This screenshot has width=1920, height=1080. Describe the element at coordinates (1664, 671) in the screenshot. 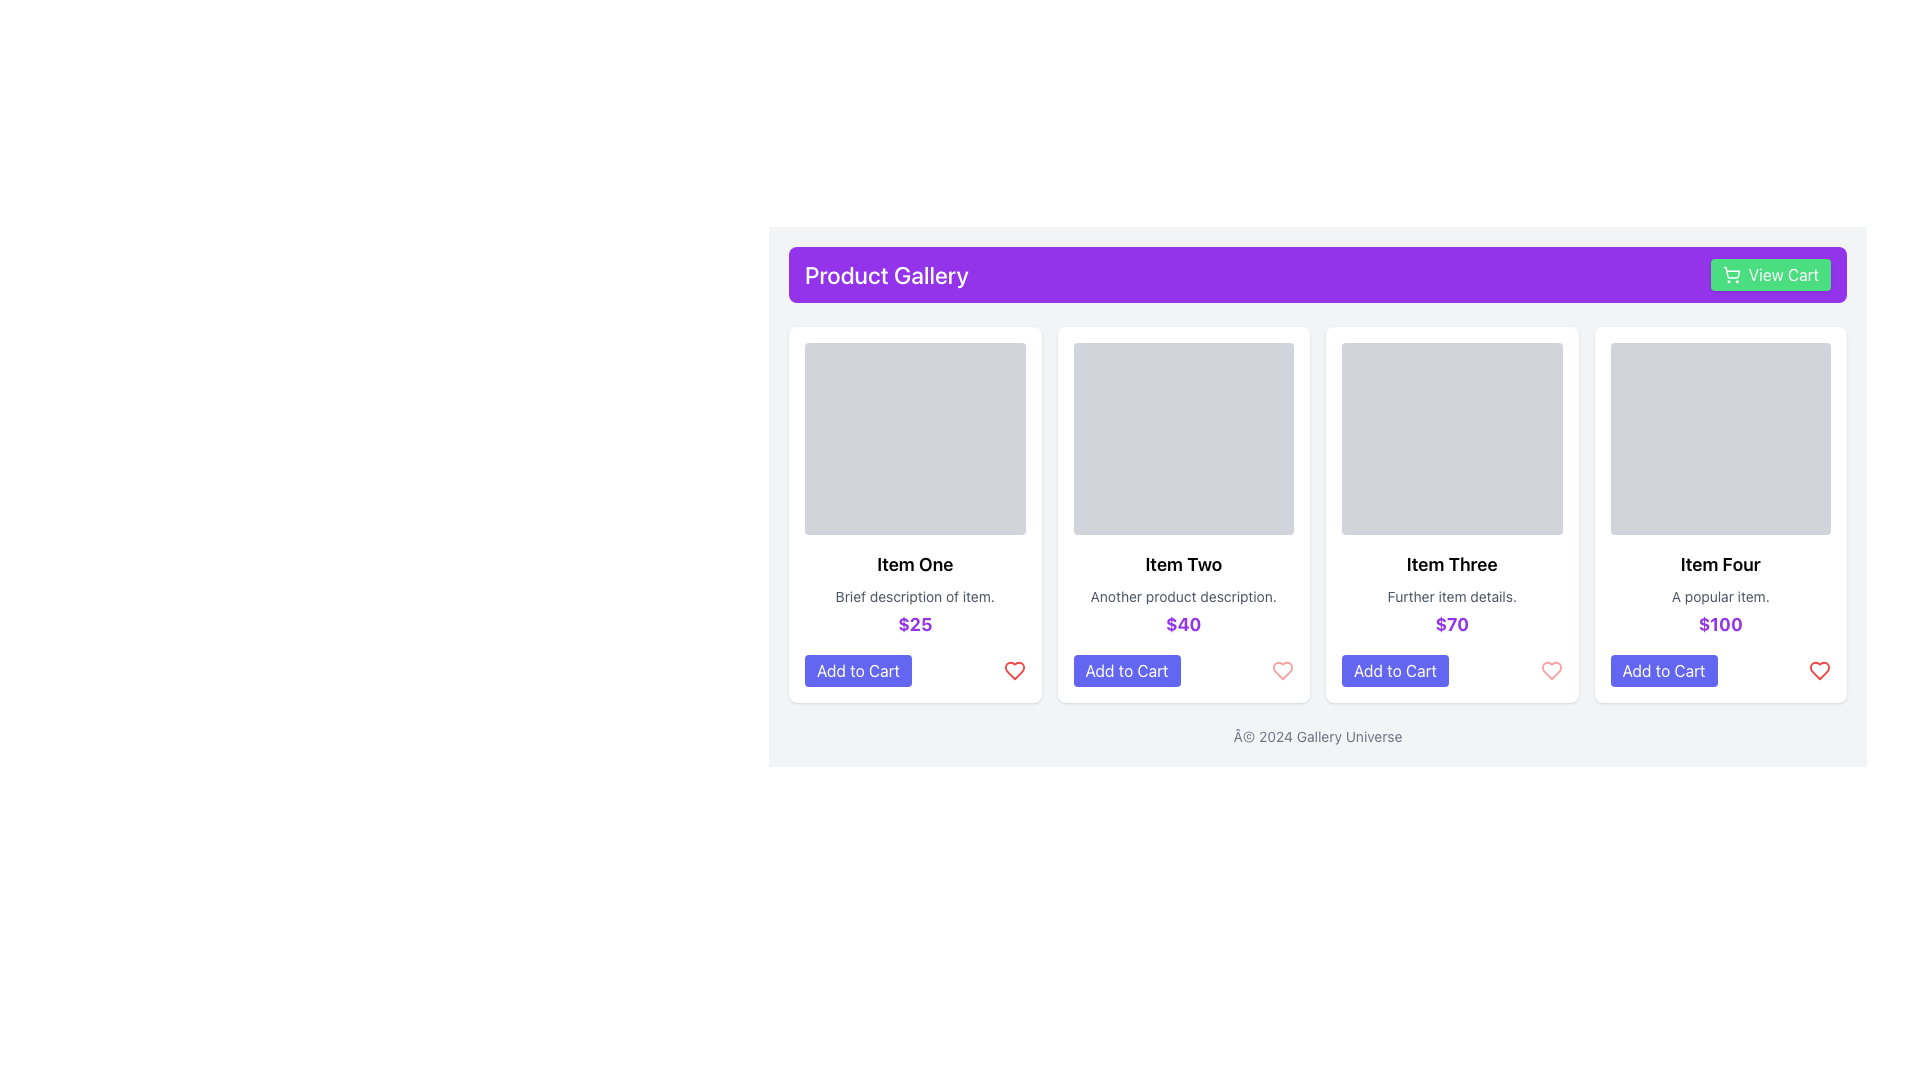

I see `the button located at the bottom center of the 'Item Four' product card` at that location.